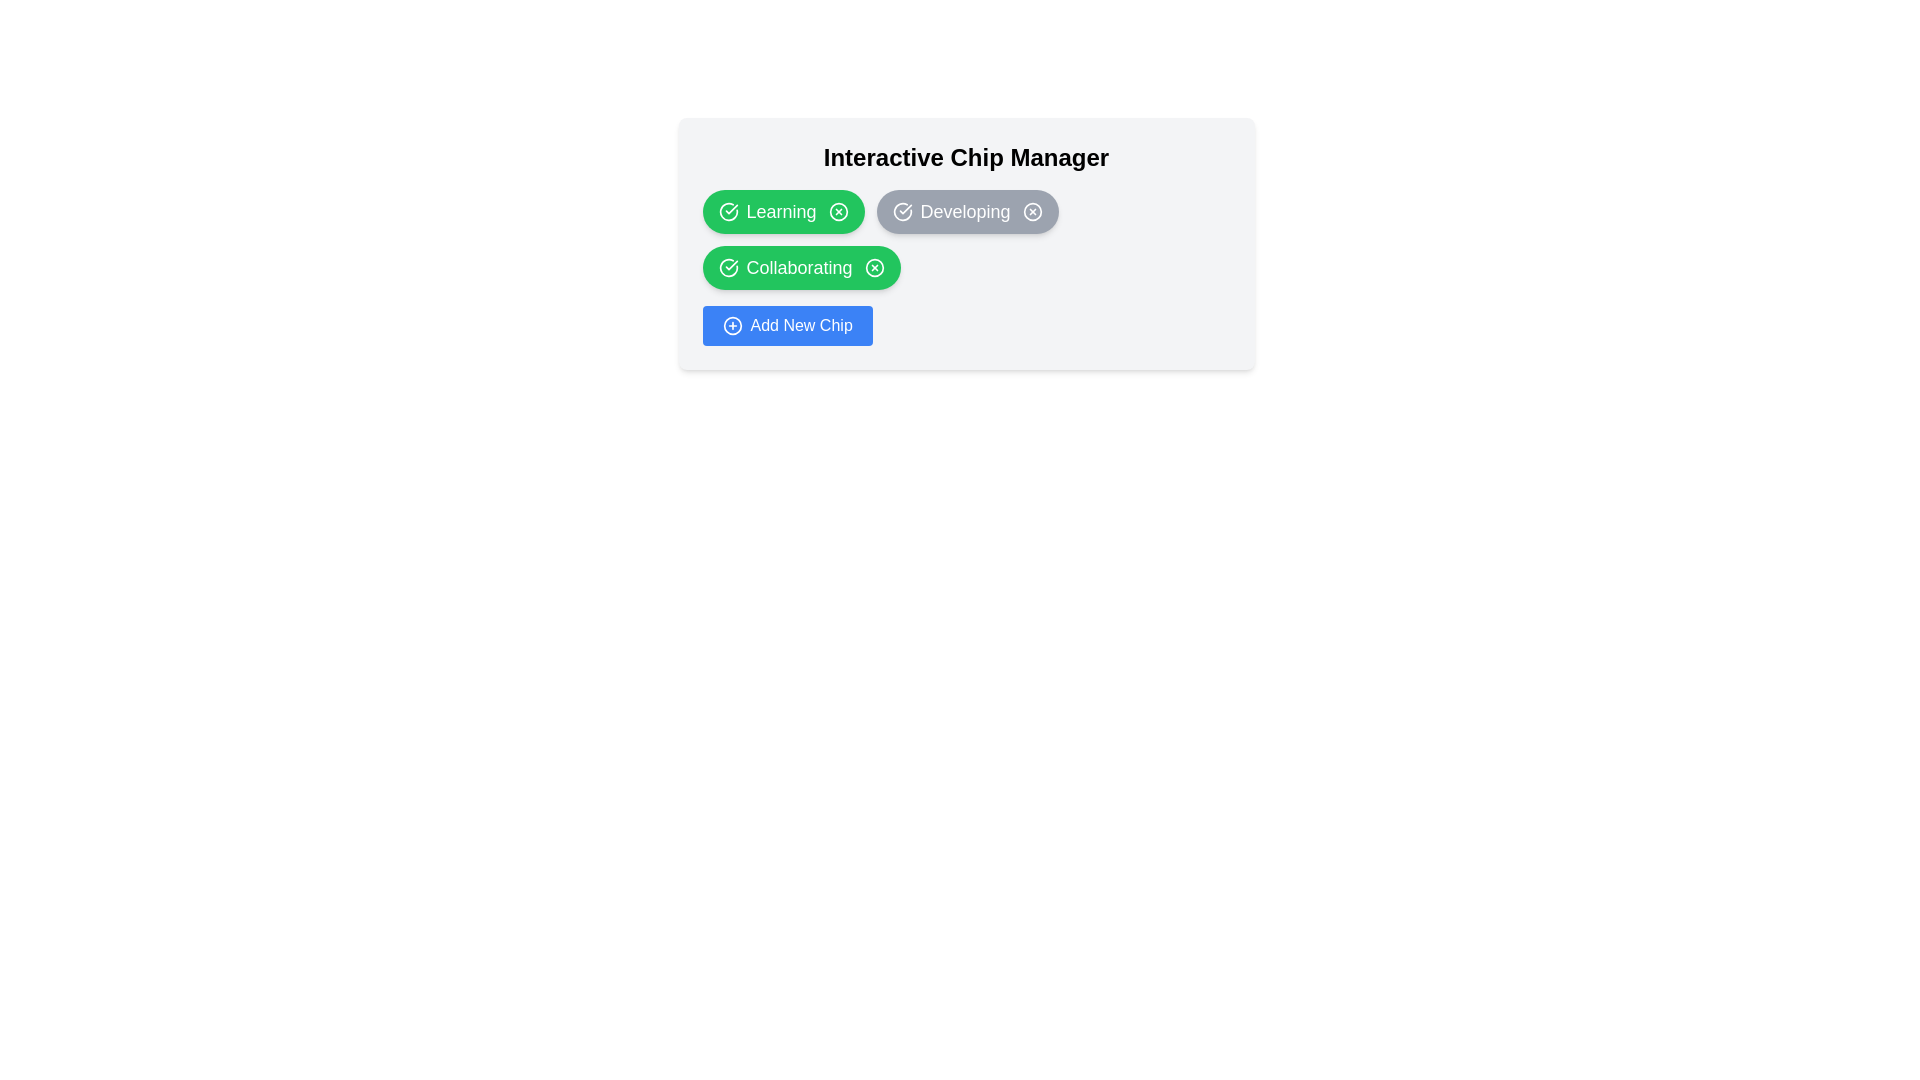 This screenshot has width=1920, height=1080. What do you see at coordinates (731, 325) in the screenshot?
I see `the decorative circular SVG element that serves as the background for the plus icon in the 'Add New Chip' button` at bounding box center [731, 325].